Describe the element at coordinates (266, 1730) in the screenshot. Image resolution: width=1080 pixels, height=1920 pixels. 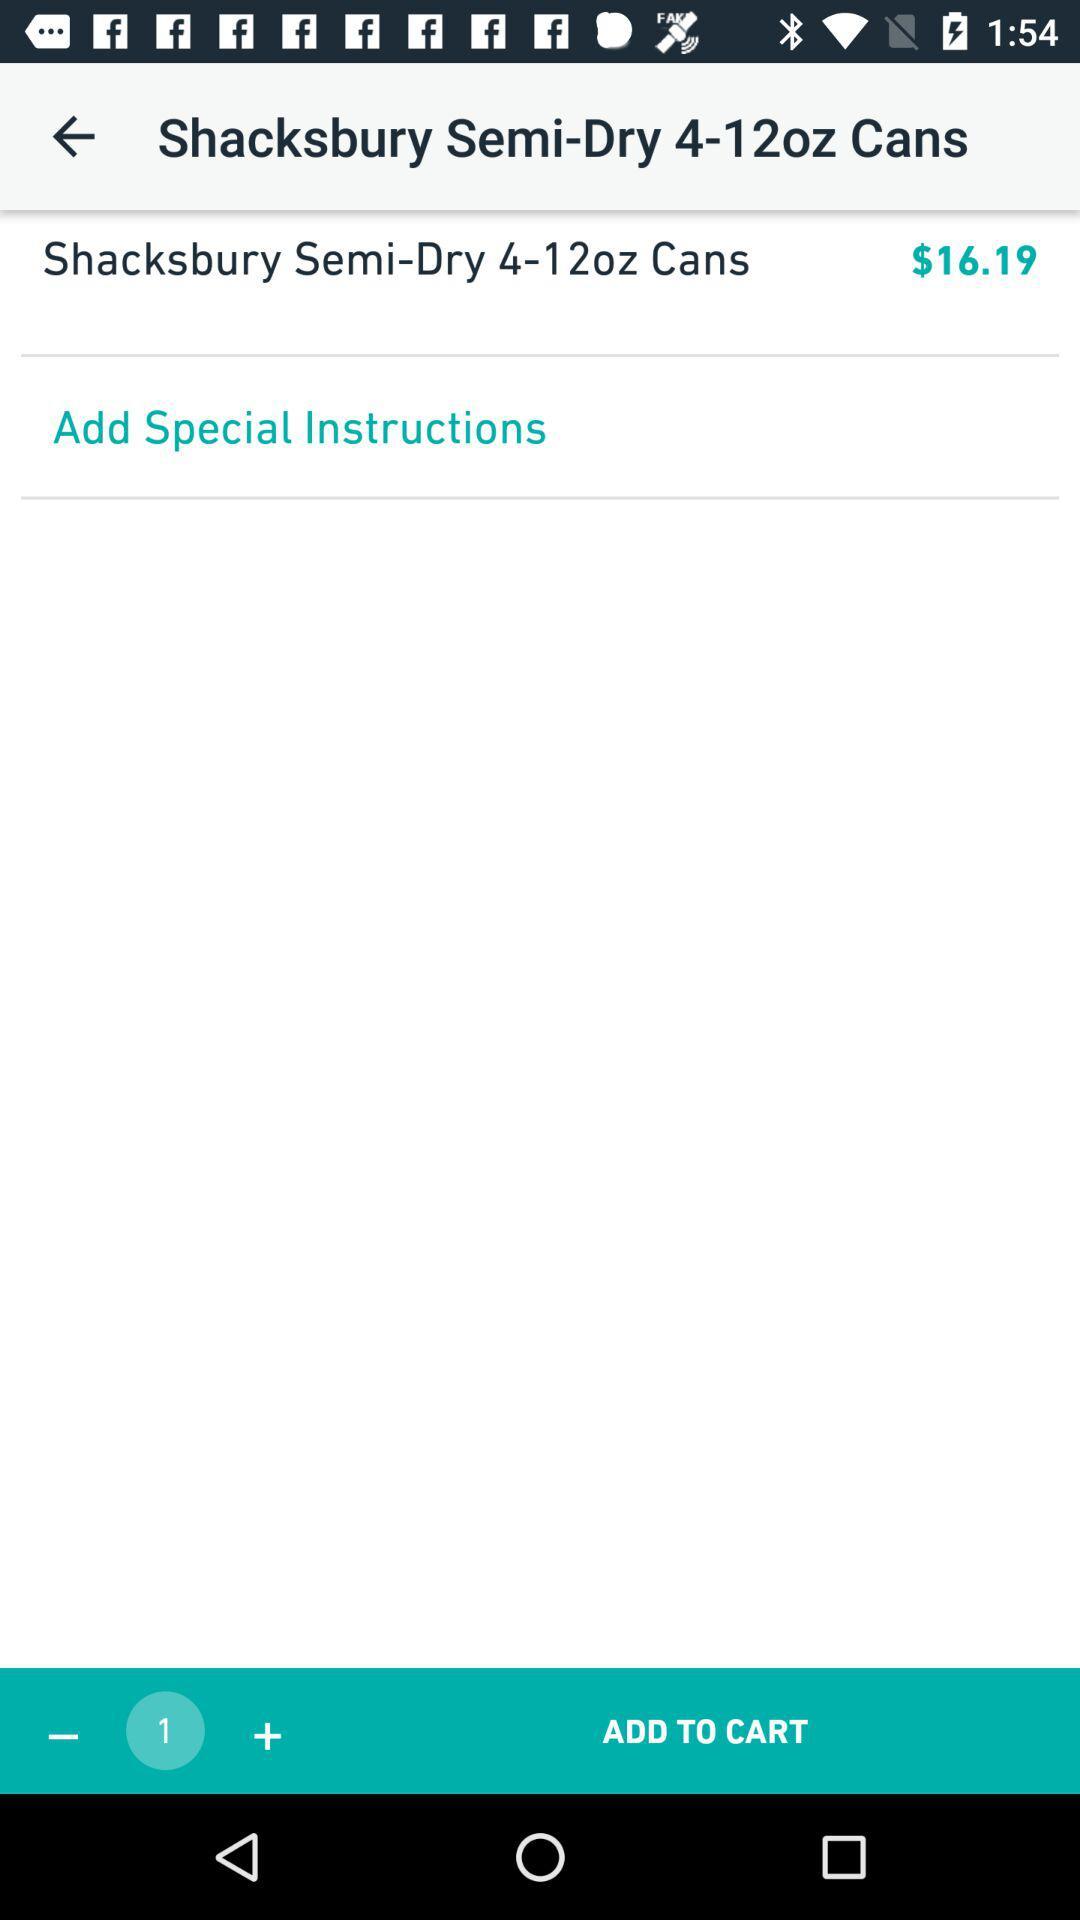
I see `the icon to the left of the add to cart icon` at that location.